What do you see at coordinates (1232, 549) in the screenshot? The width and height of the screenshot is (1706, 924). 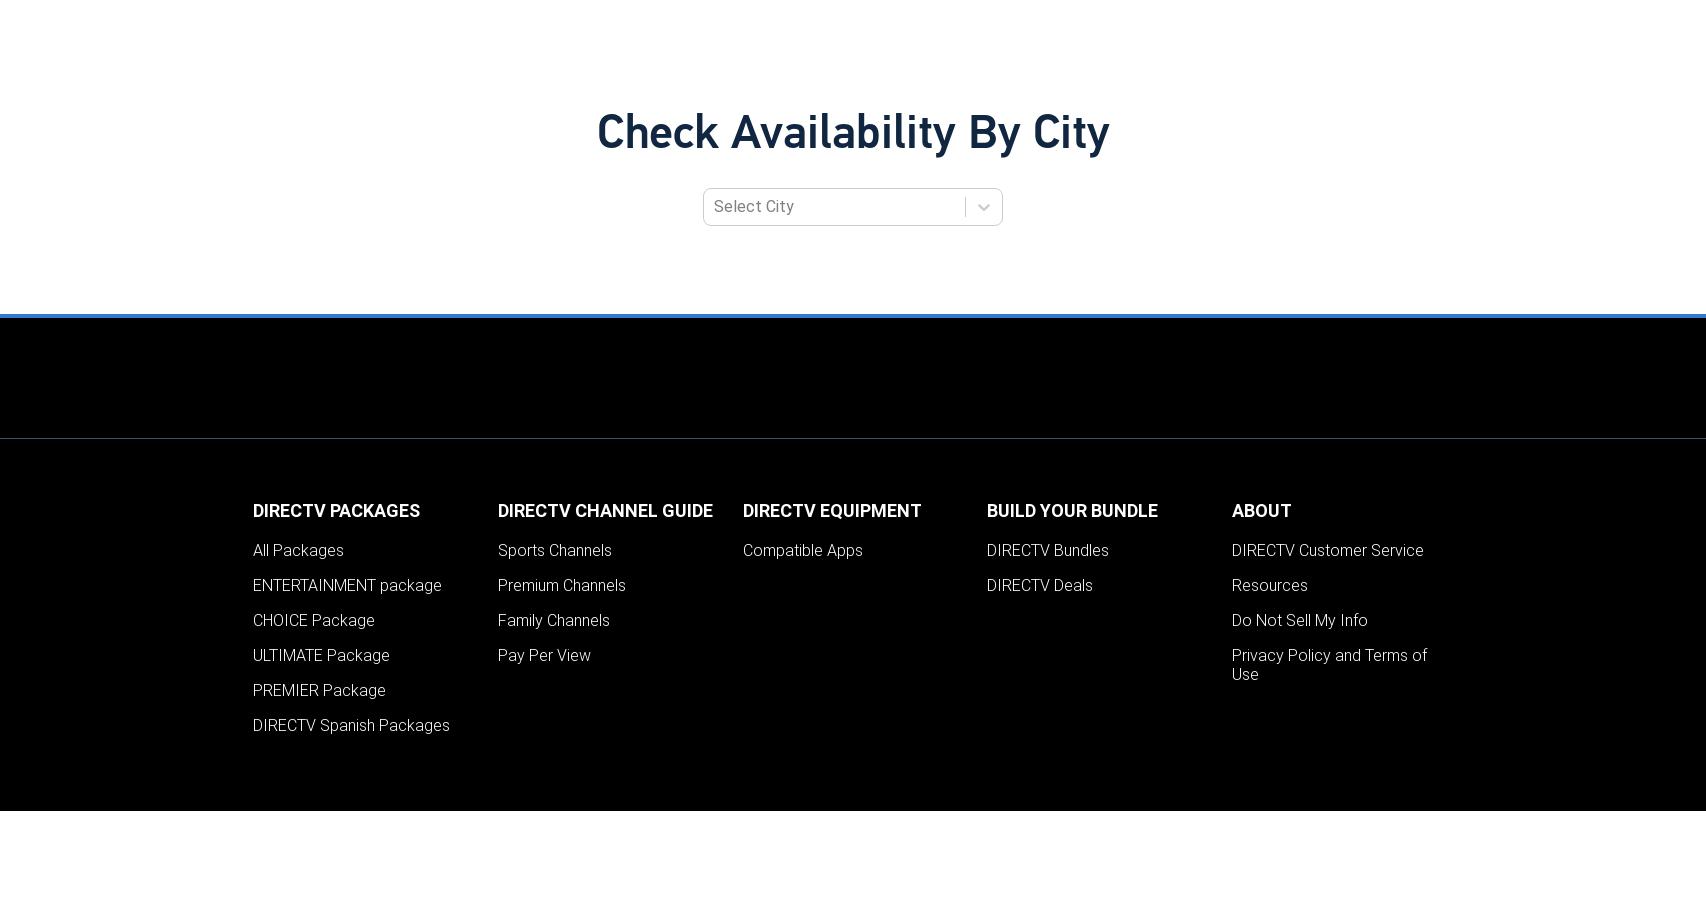 I see `'DIRECTV Customer Service'` at bounding box center [1232, 549].